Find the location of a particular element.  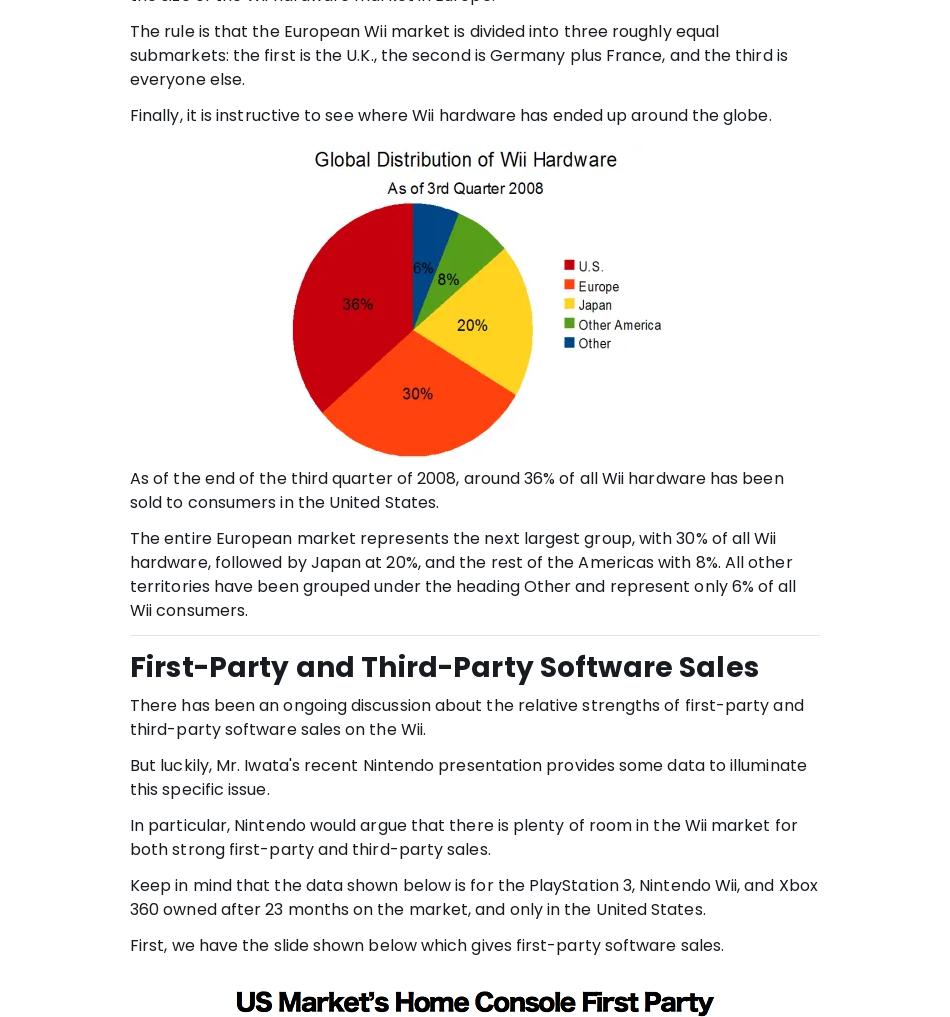

'But luckily, Mr. Iwata's recent Nintendo presentation provides some data to illuminate this specific issue.' is located at coordinates (466, 776).